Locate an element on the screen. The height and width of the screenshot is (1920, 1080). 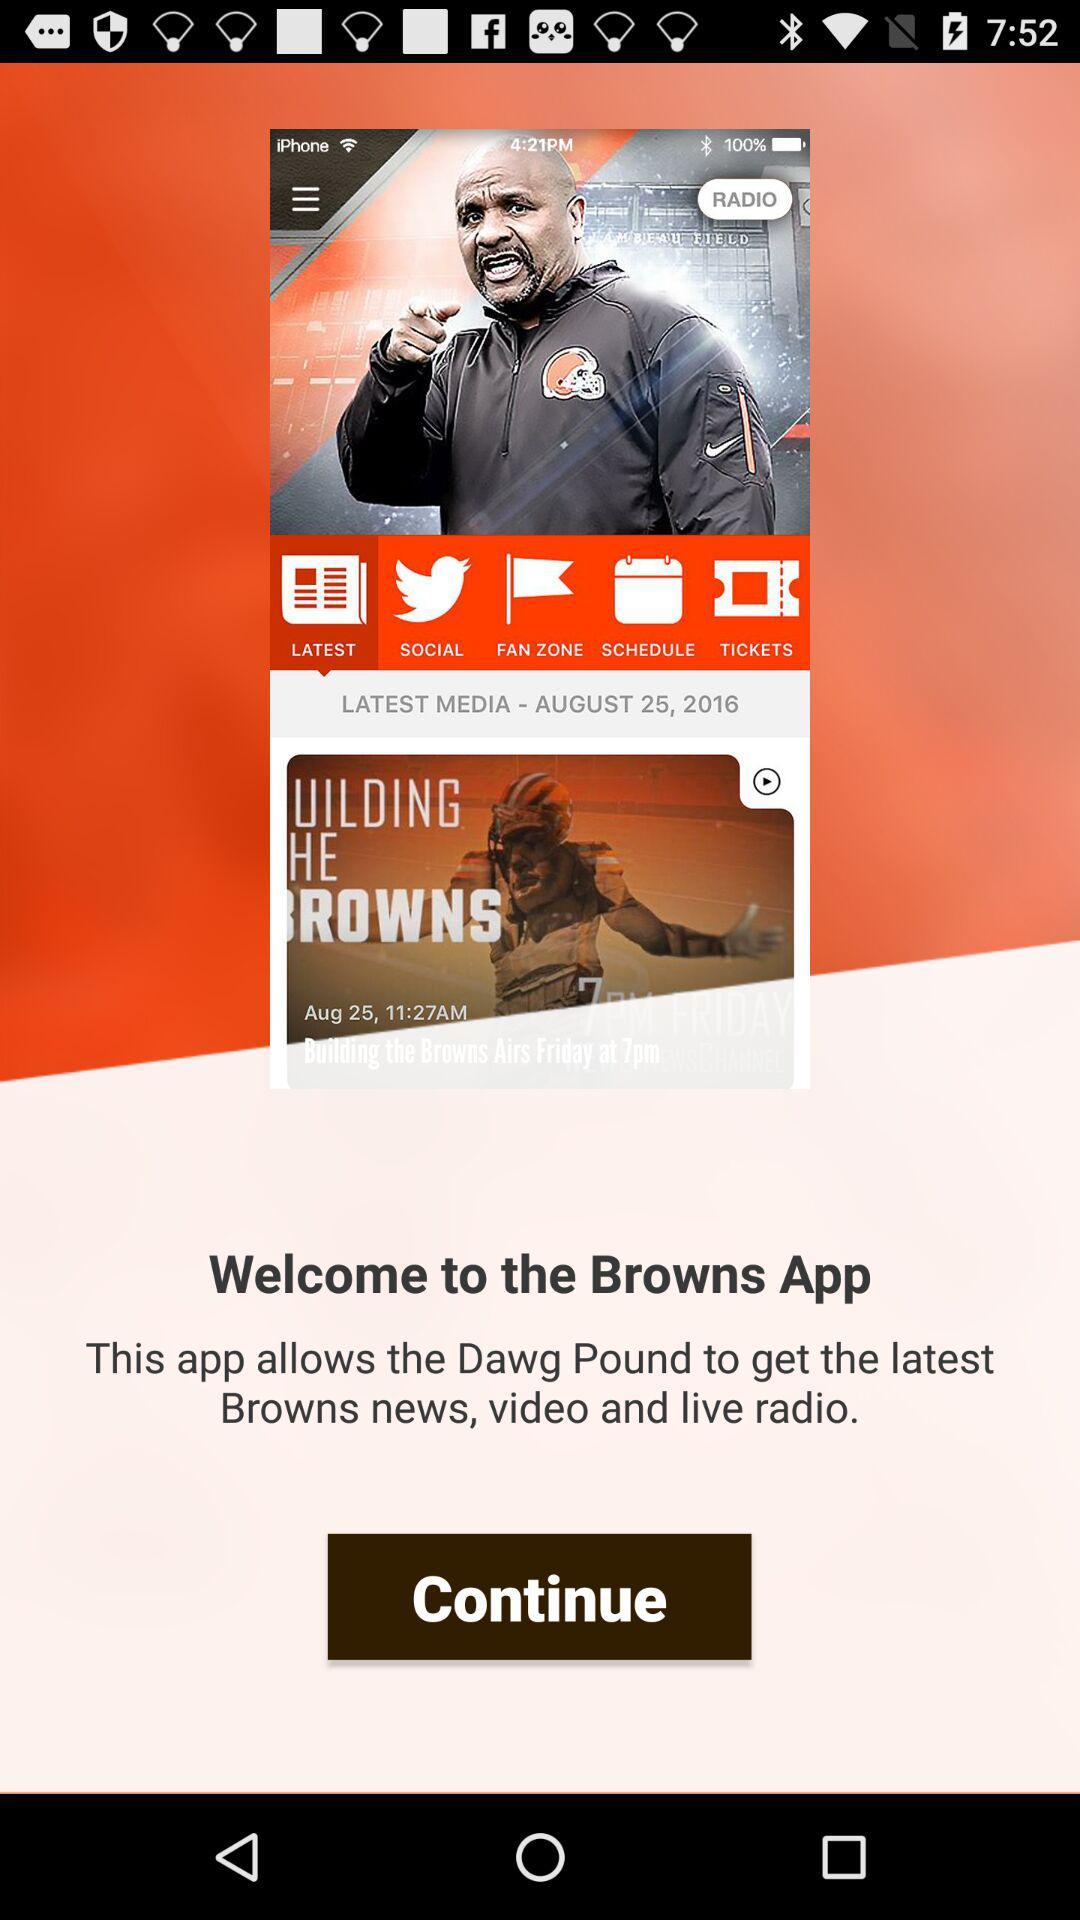
icon below the this app allows item is located at coordinates (538, 1595).